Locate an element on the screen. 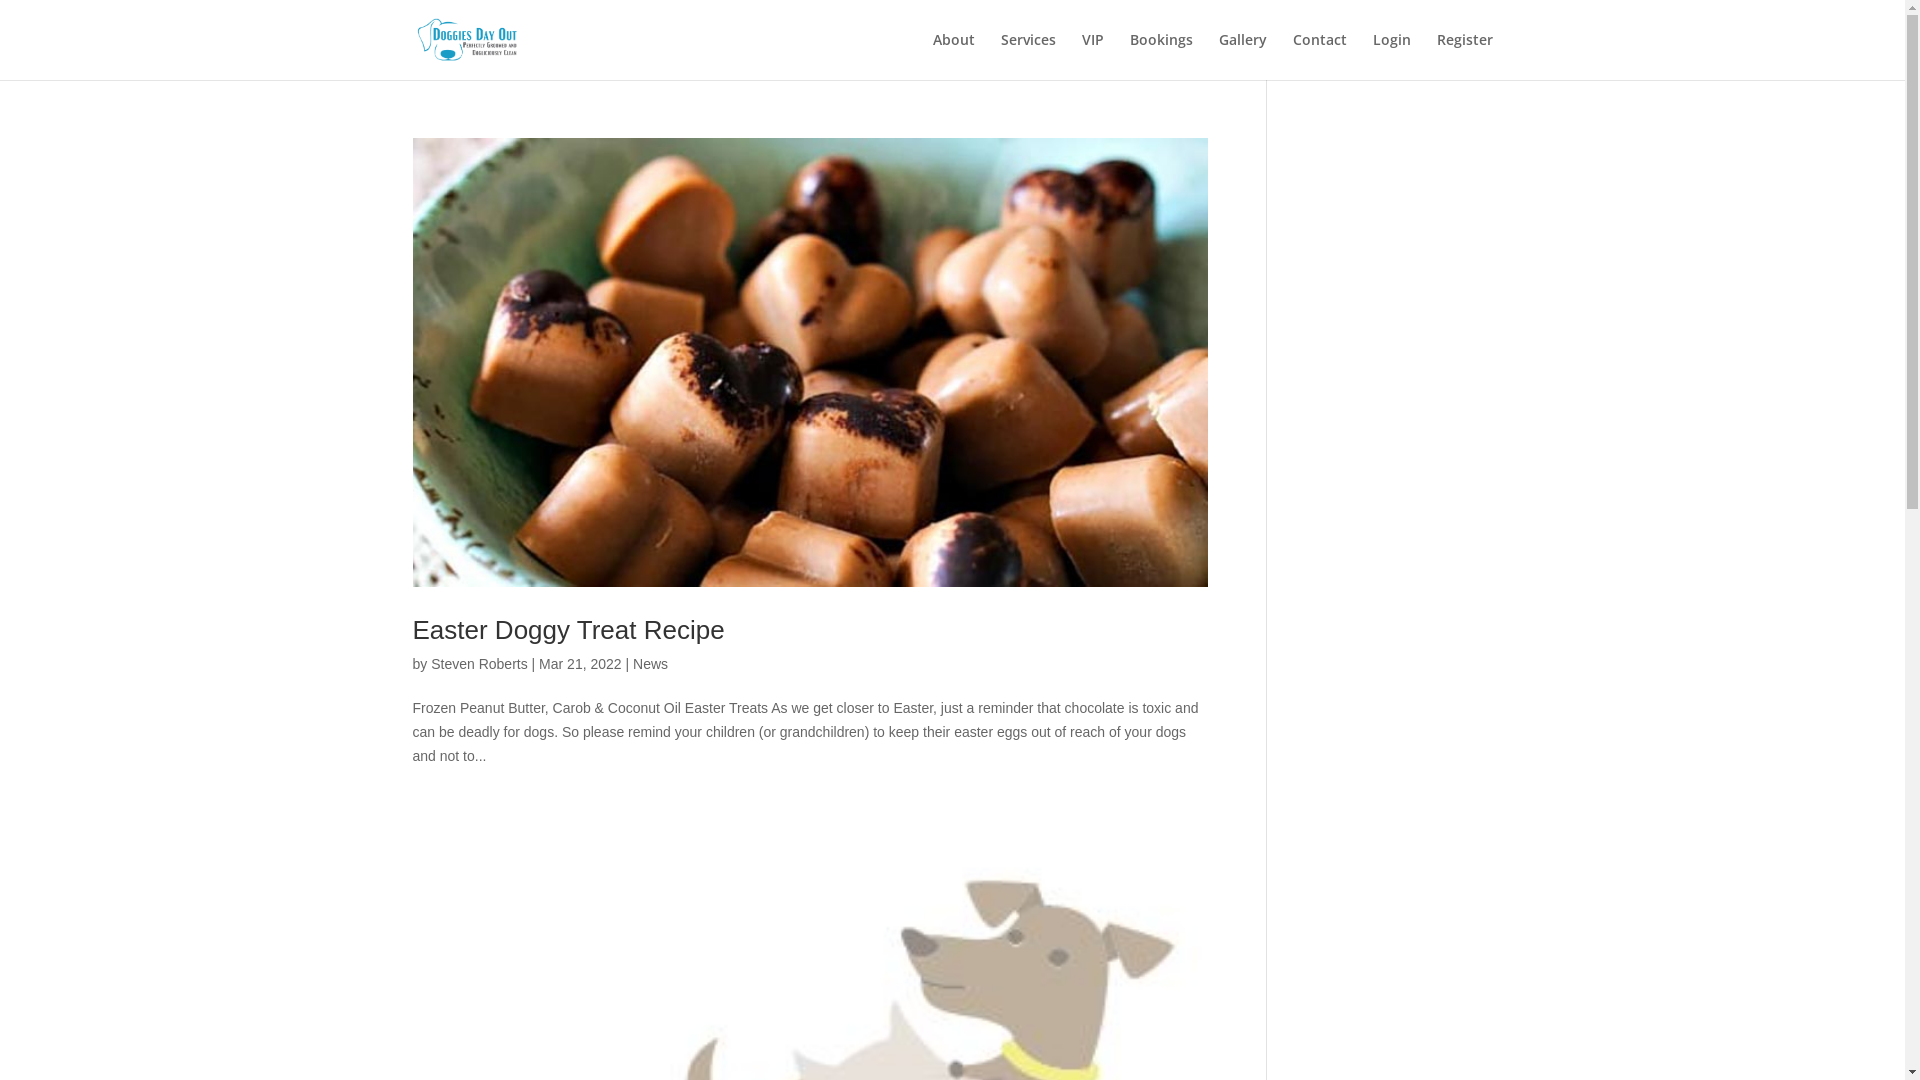  'Steven Roberts' is located at coordinates (478, 663).